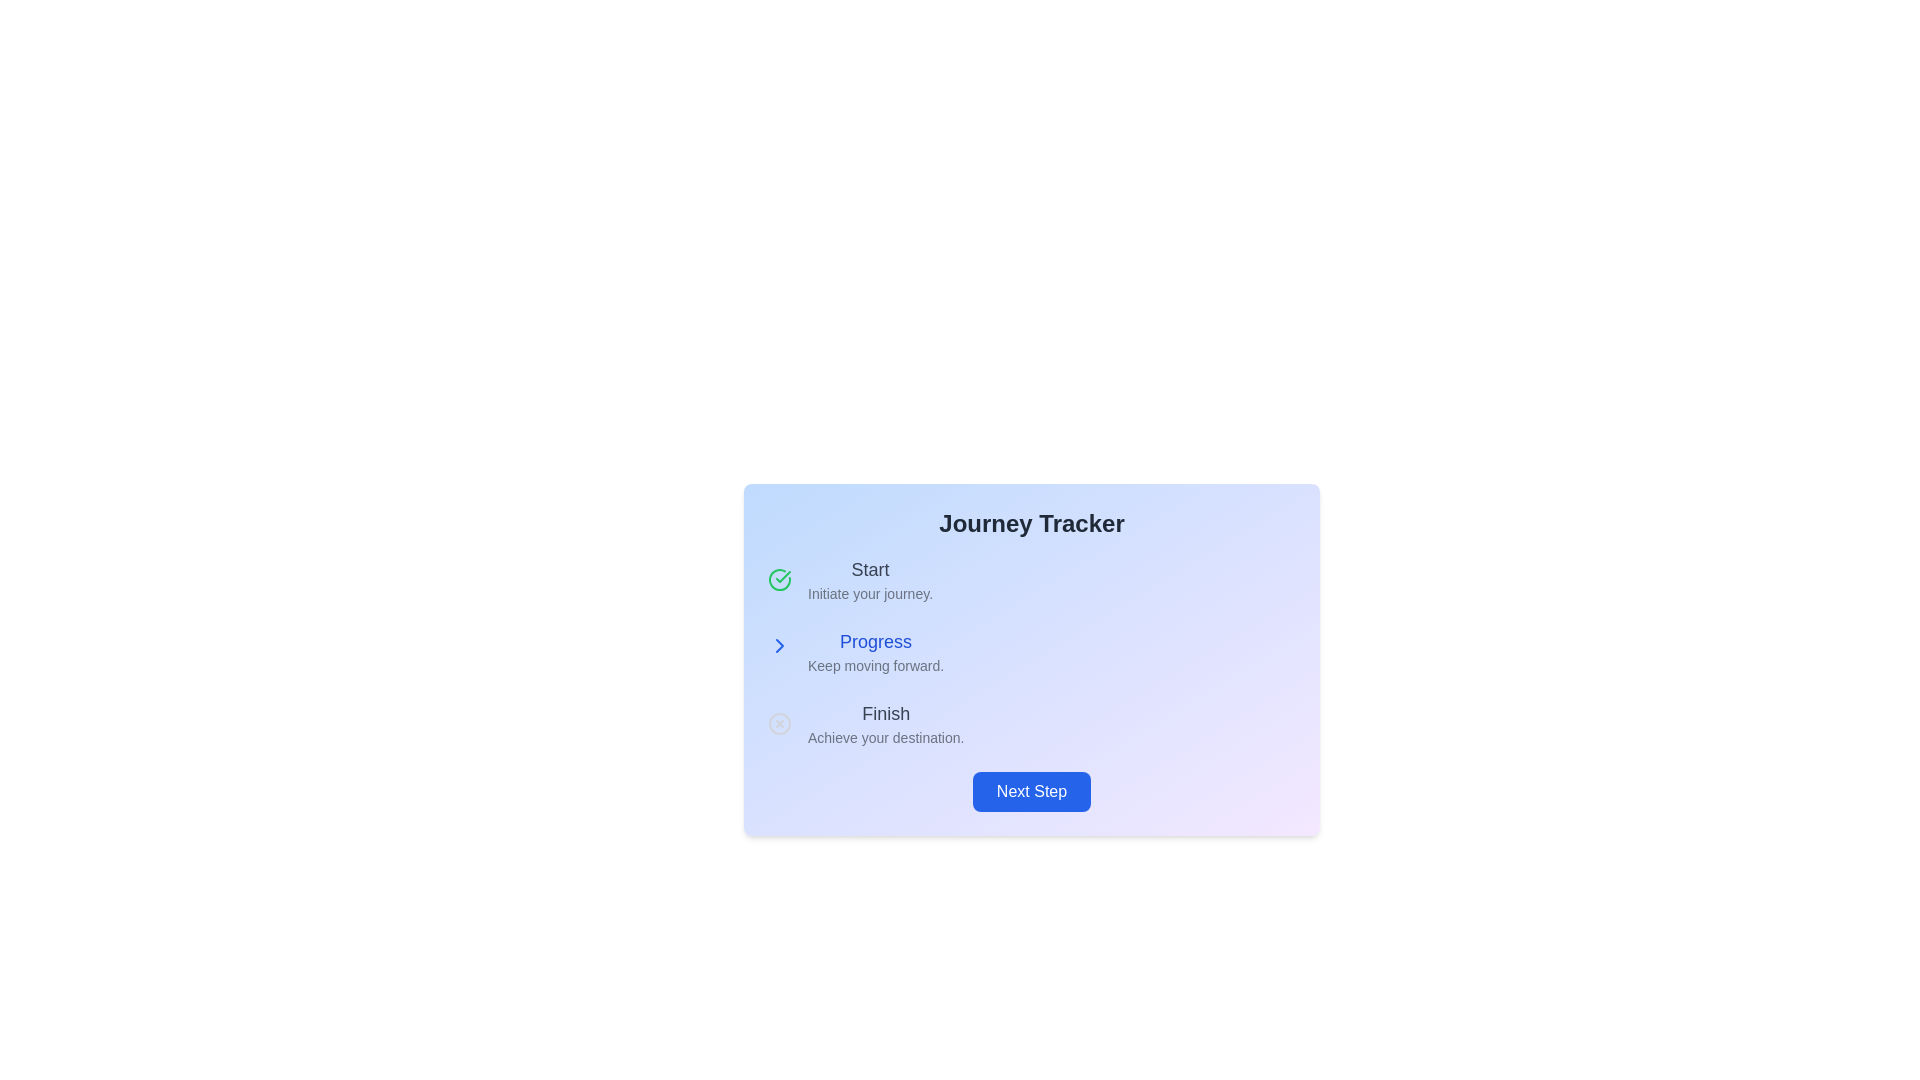 The width and height of the screenshot is (1920, 1080). What do you see at coordinates (778, 650) in the screenshot?
I see `the chevron icon pointing to the right, which is blue and located to the left of the 'Progress' text in the second row of the step tracker component` at bounding box center [778, 650].